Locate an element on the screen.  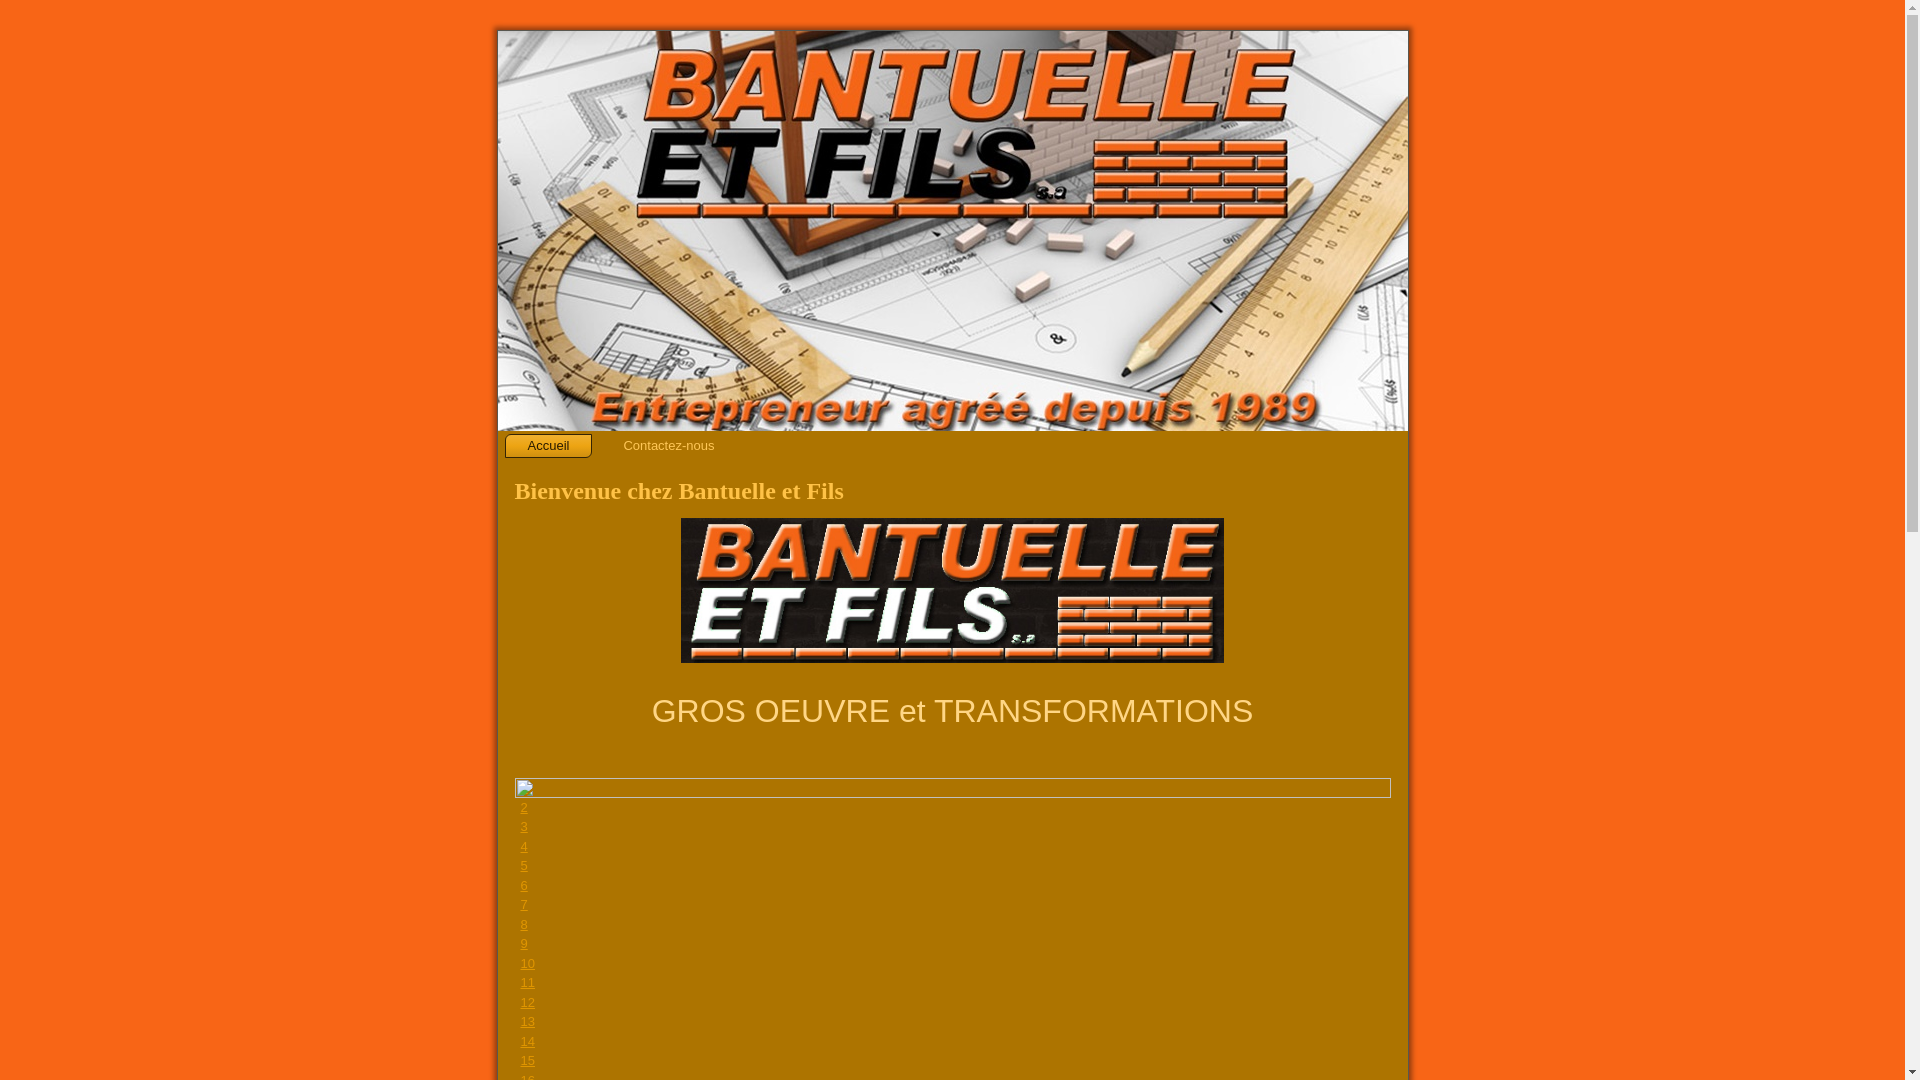
'2' is located at coordinates (523, 806).